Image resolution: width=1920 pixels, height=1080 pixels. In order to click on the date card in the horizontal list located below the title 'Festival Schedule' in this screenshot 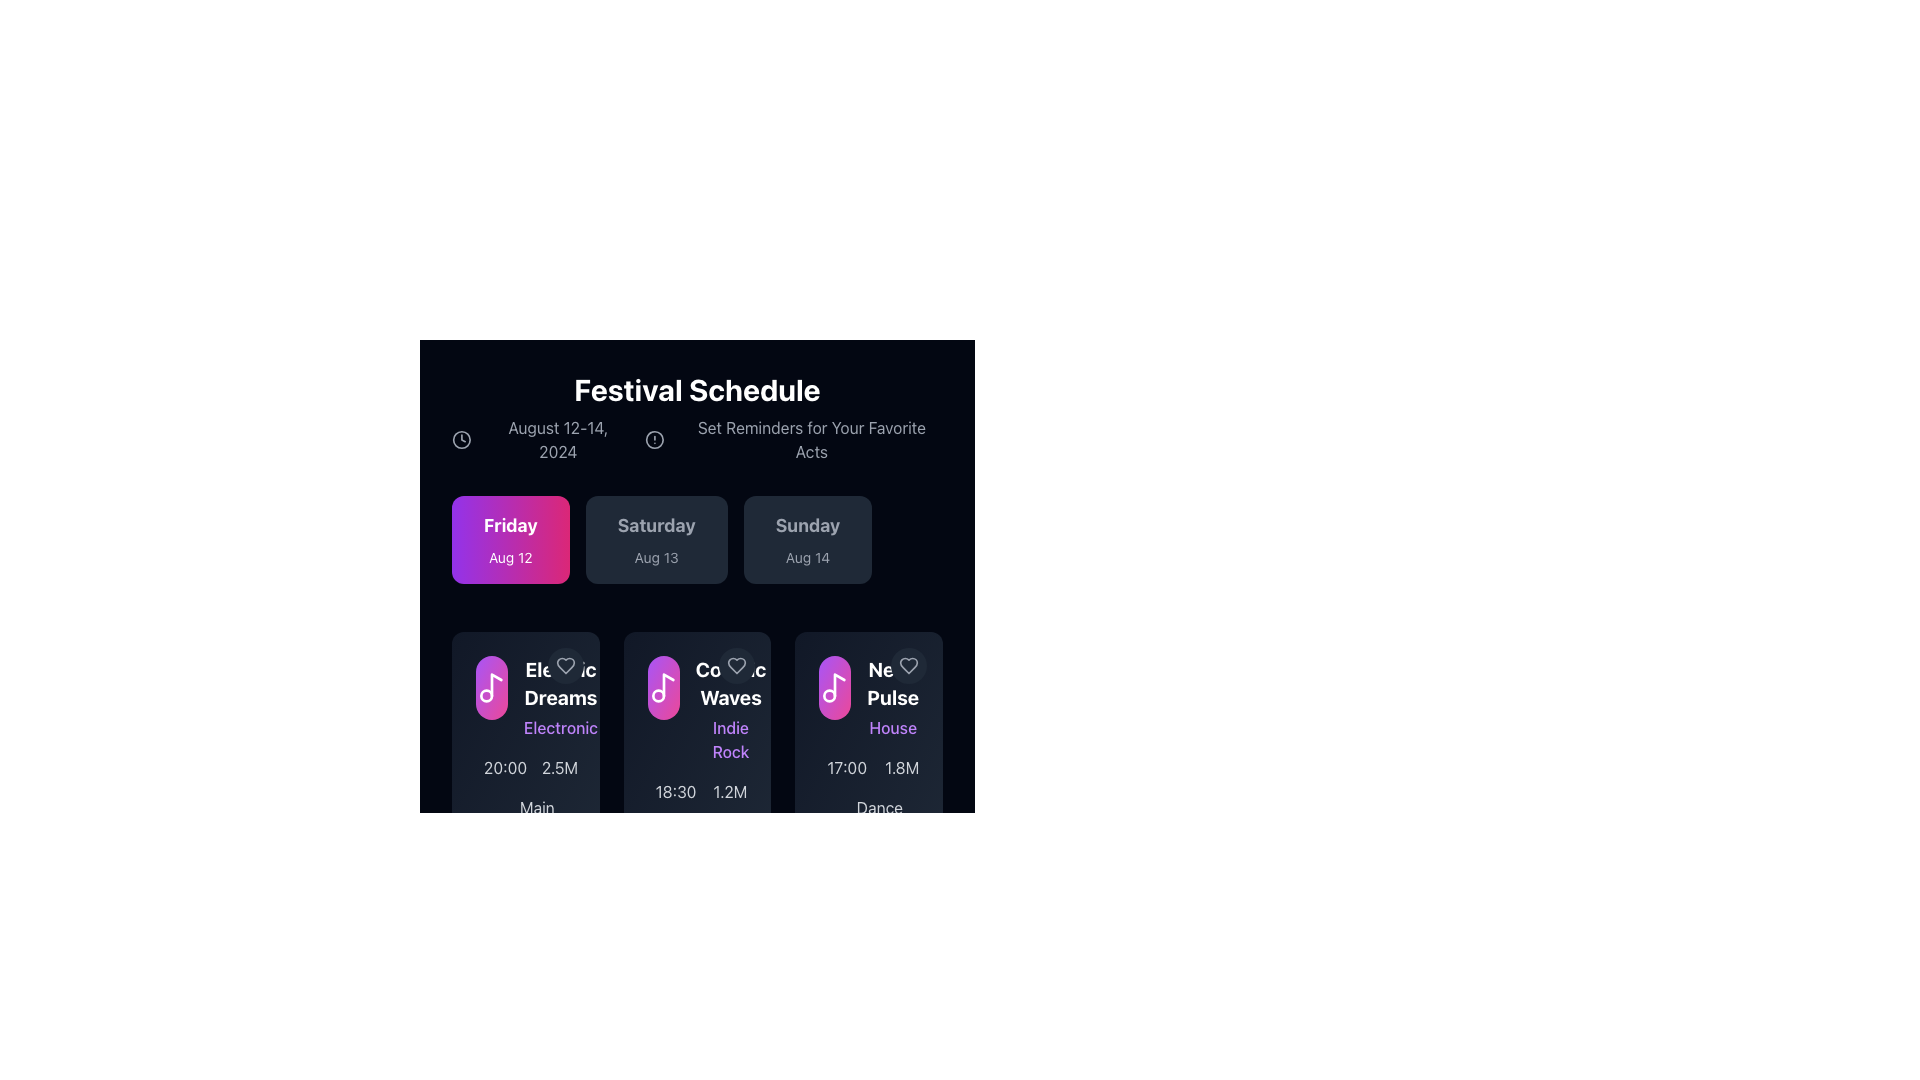, I will do `click(697, 547)`.